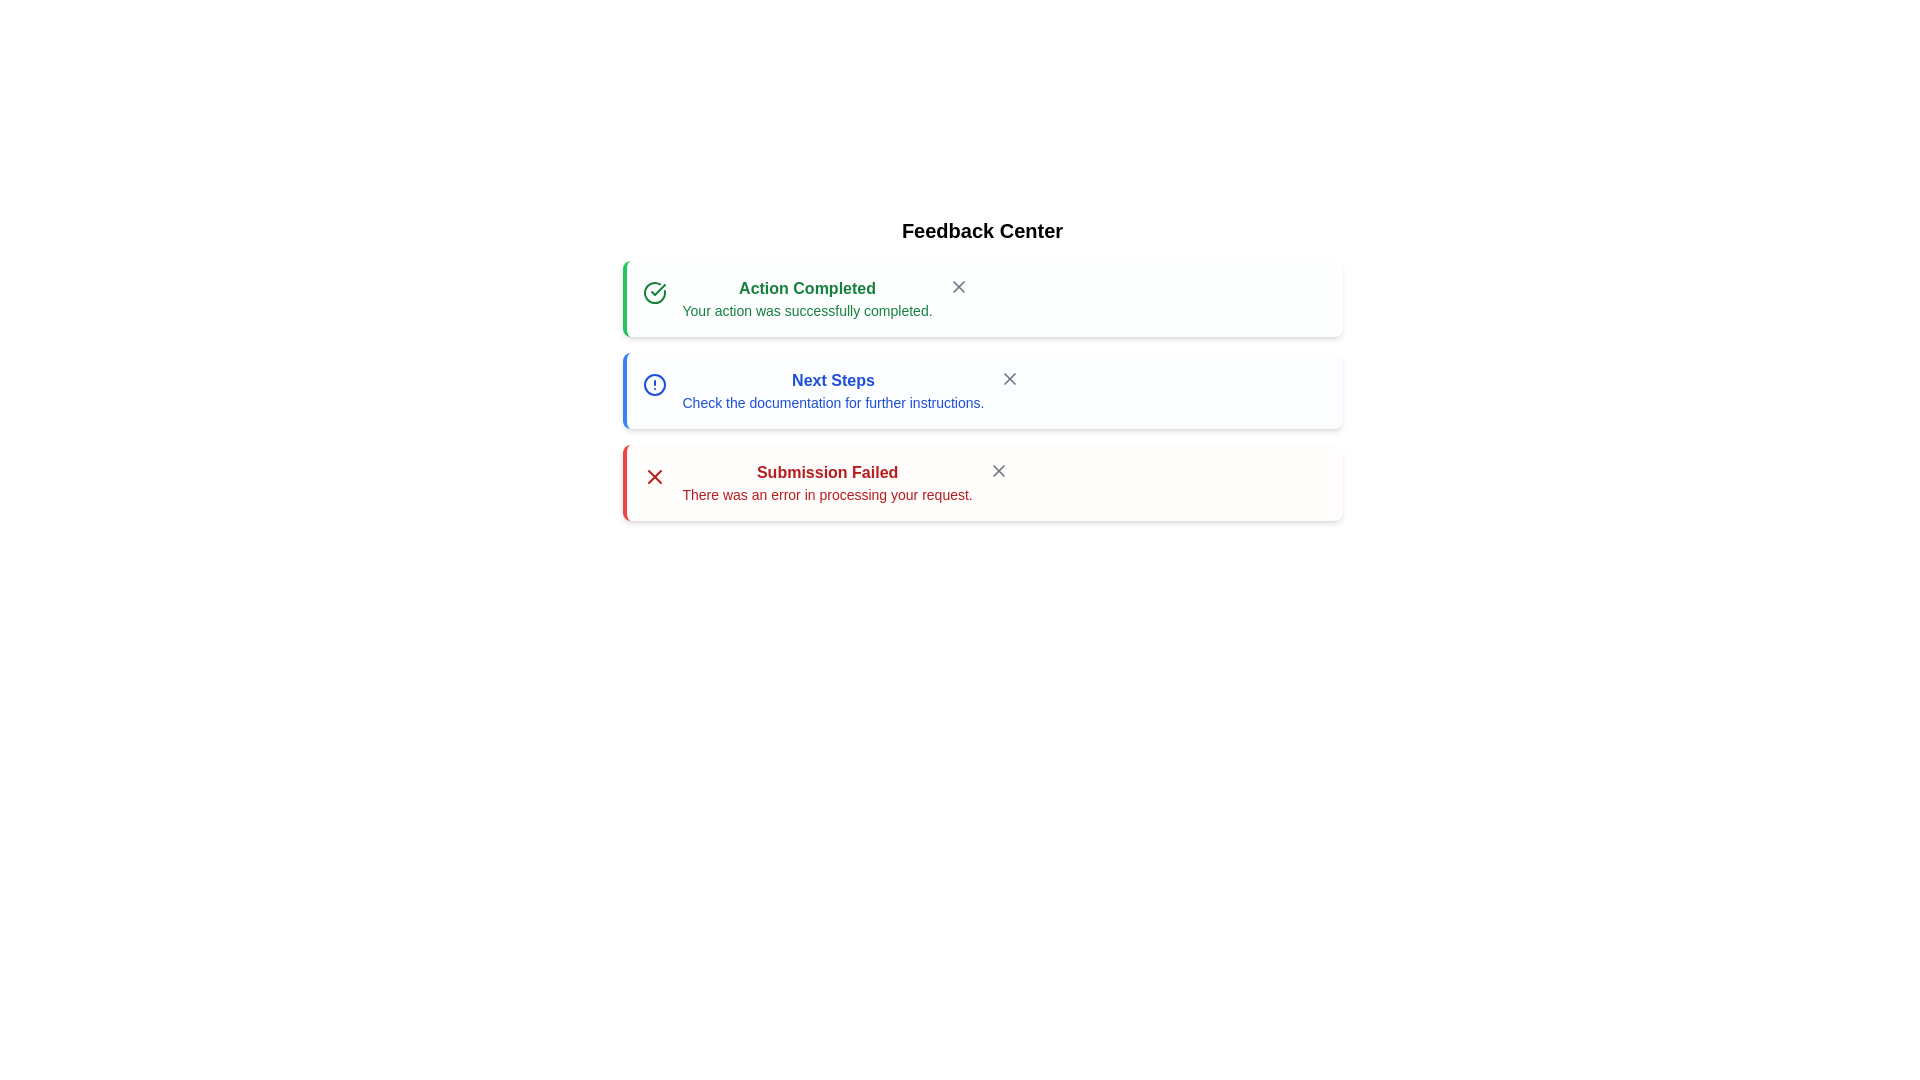  Describe the element at coordinates (982, 482) in the screenshot. I see `the alert with title Submission Failed and read its message` at that location.